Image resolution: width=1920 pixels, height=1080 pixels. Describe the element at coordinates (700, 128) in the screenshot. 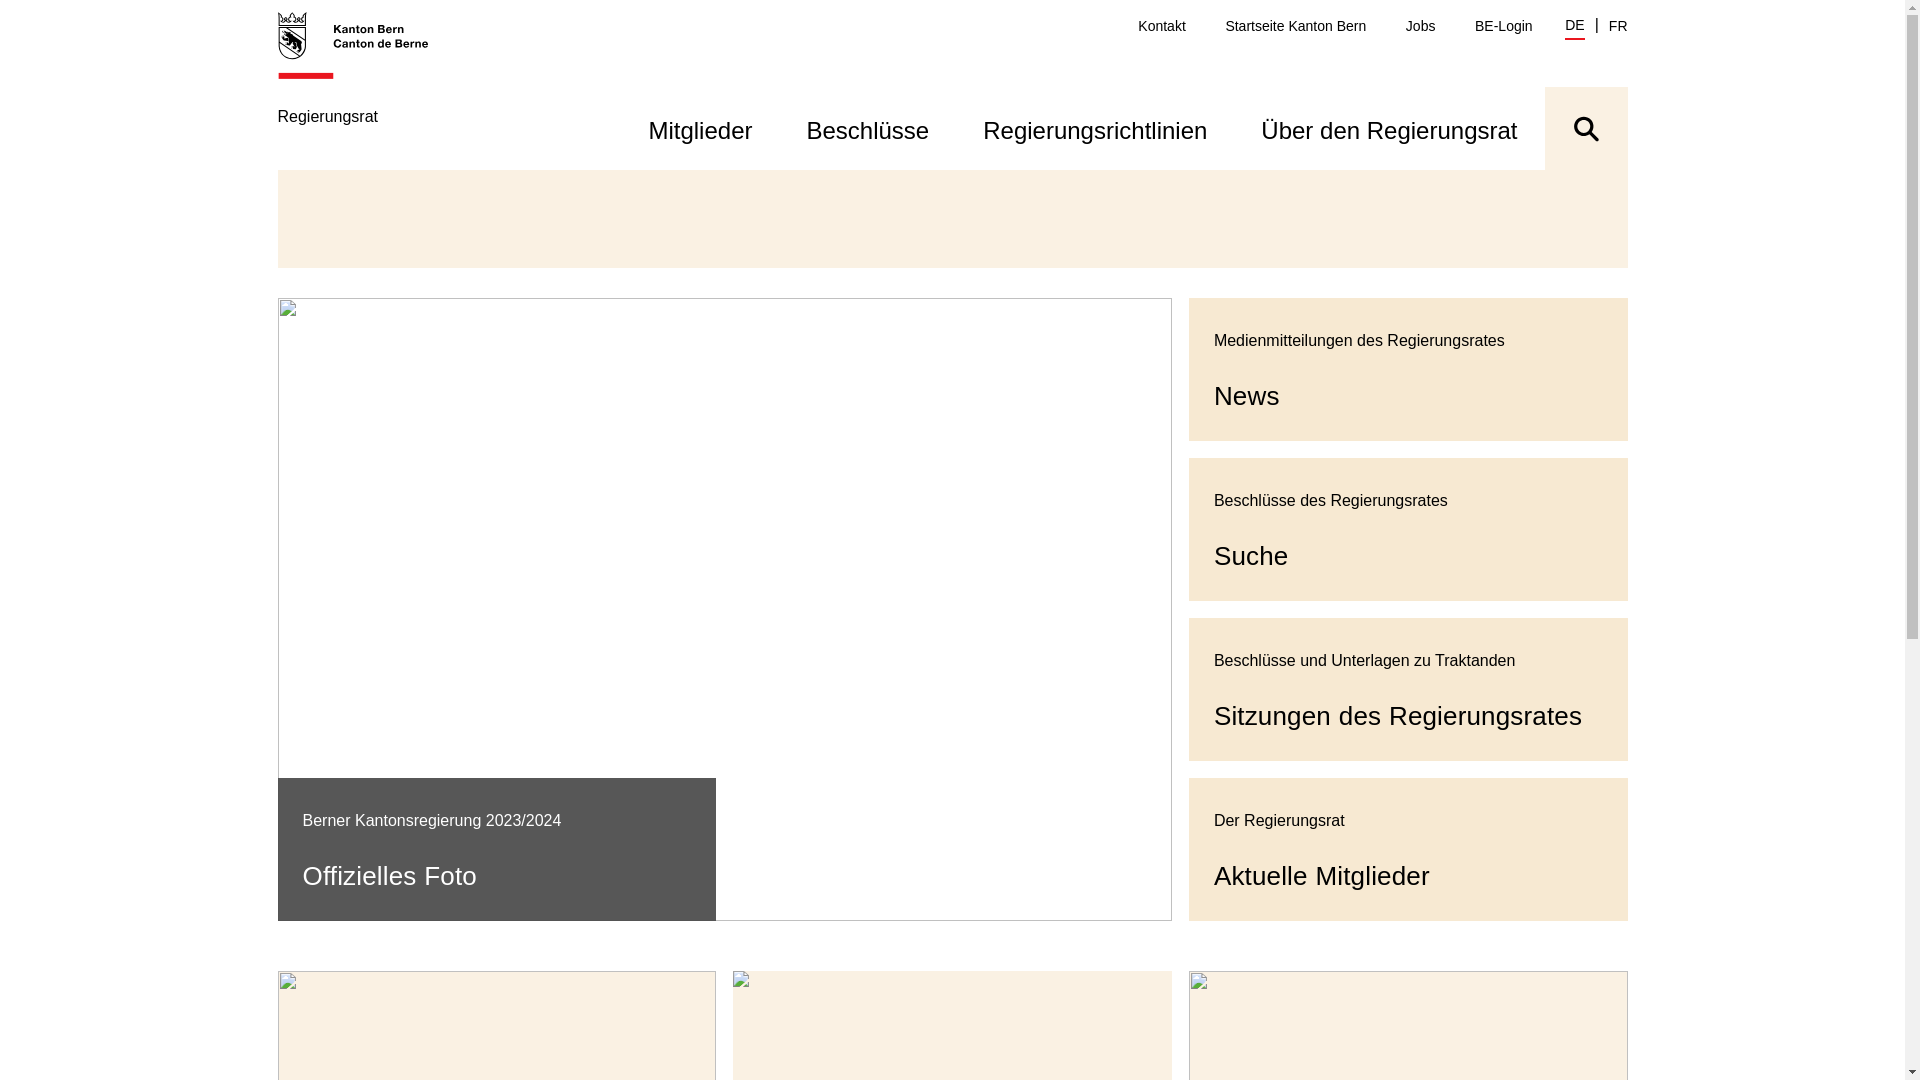

I see `'Mitglieder'` at that location.